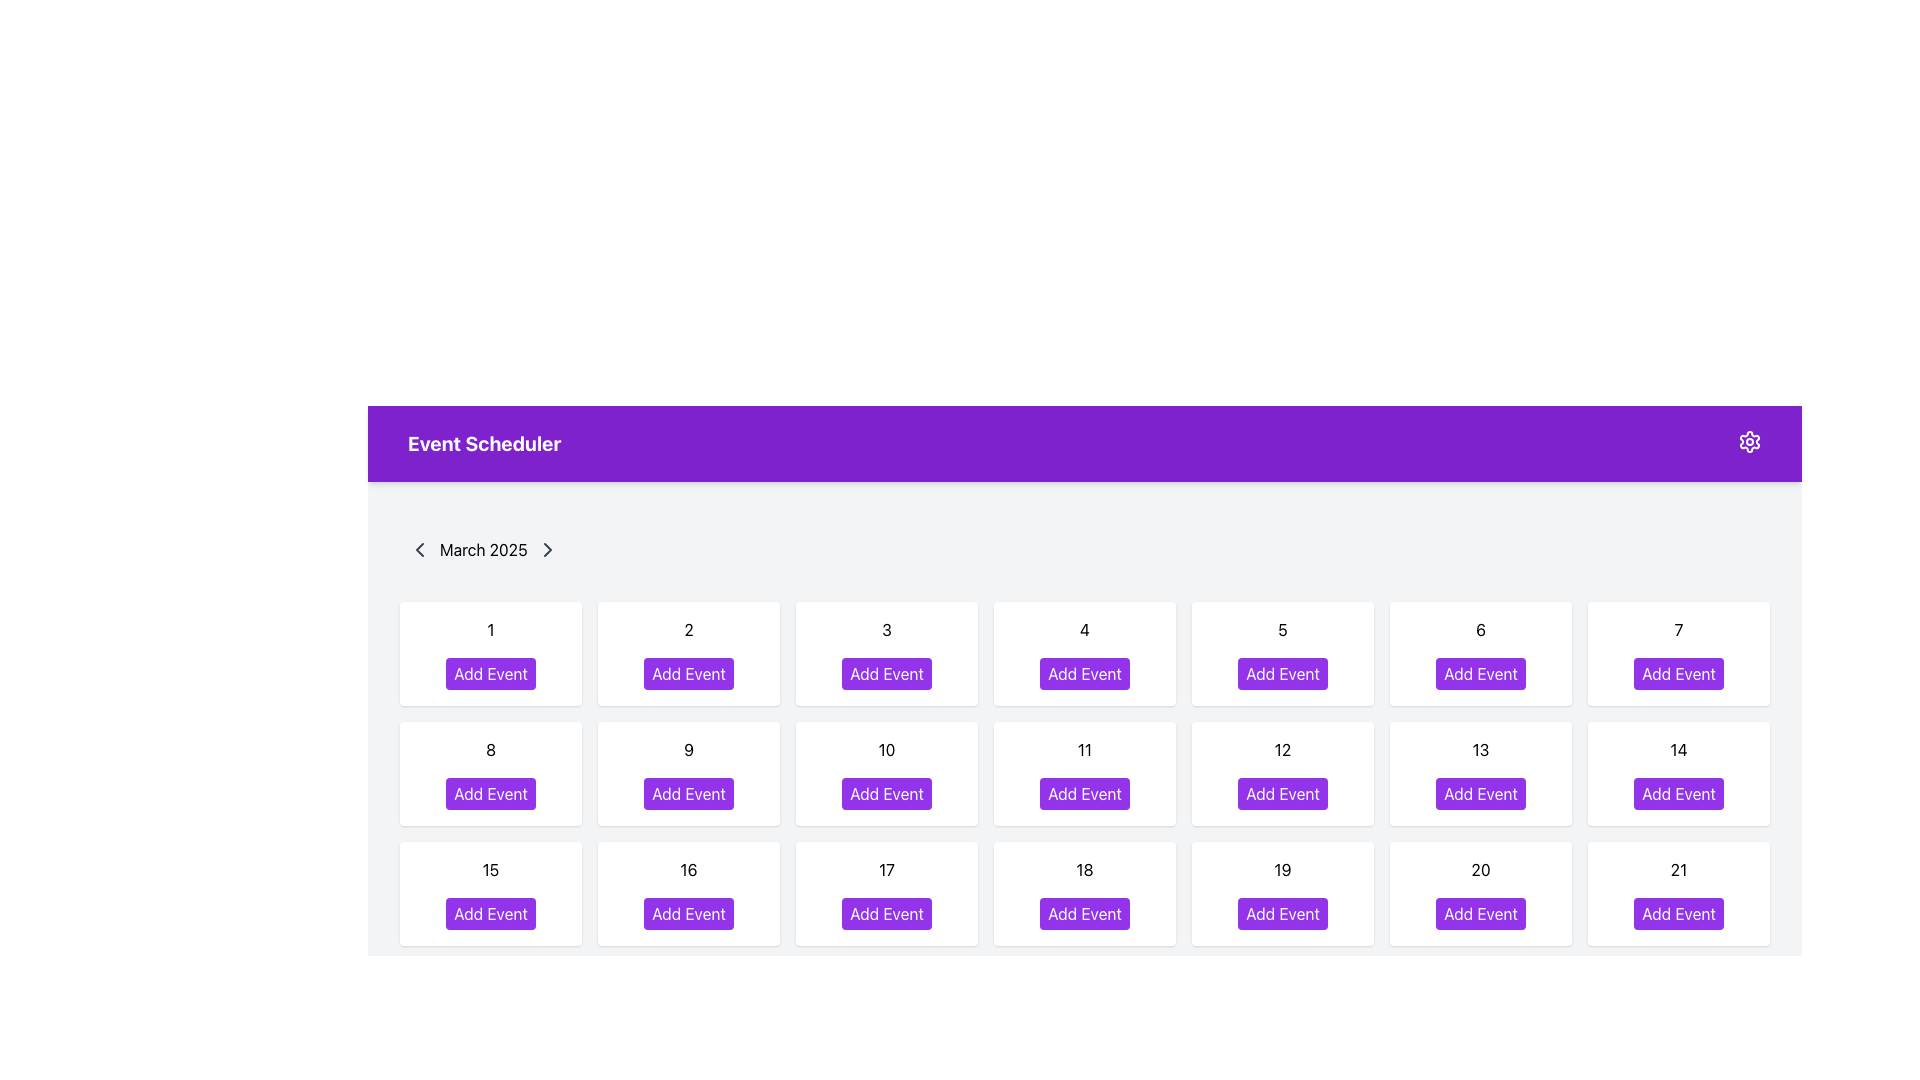 Image resolution: width=1920 pixels, height=1080 pixels. What do you see at coordinates (490, 914) in the screenshot?
I see `the button located in the third row and first column of the calendar grid` at bounding box center [490, 914].